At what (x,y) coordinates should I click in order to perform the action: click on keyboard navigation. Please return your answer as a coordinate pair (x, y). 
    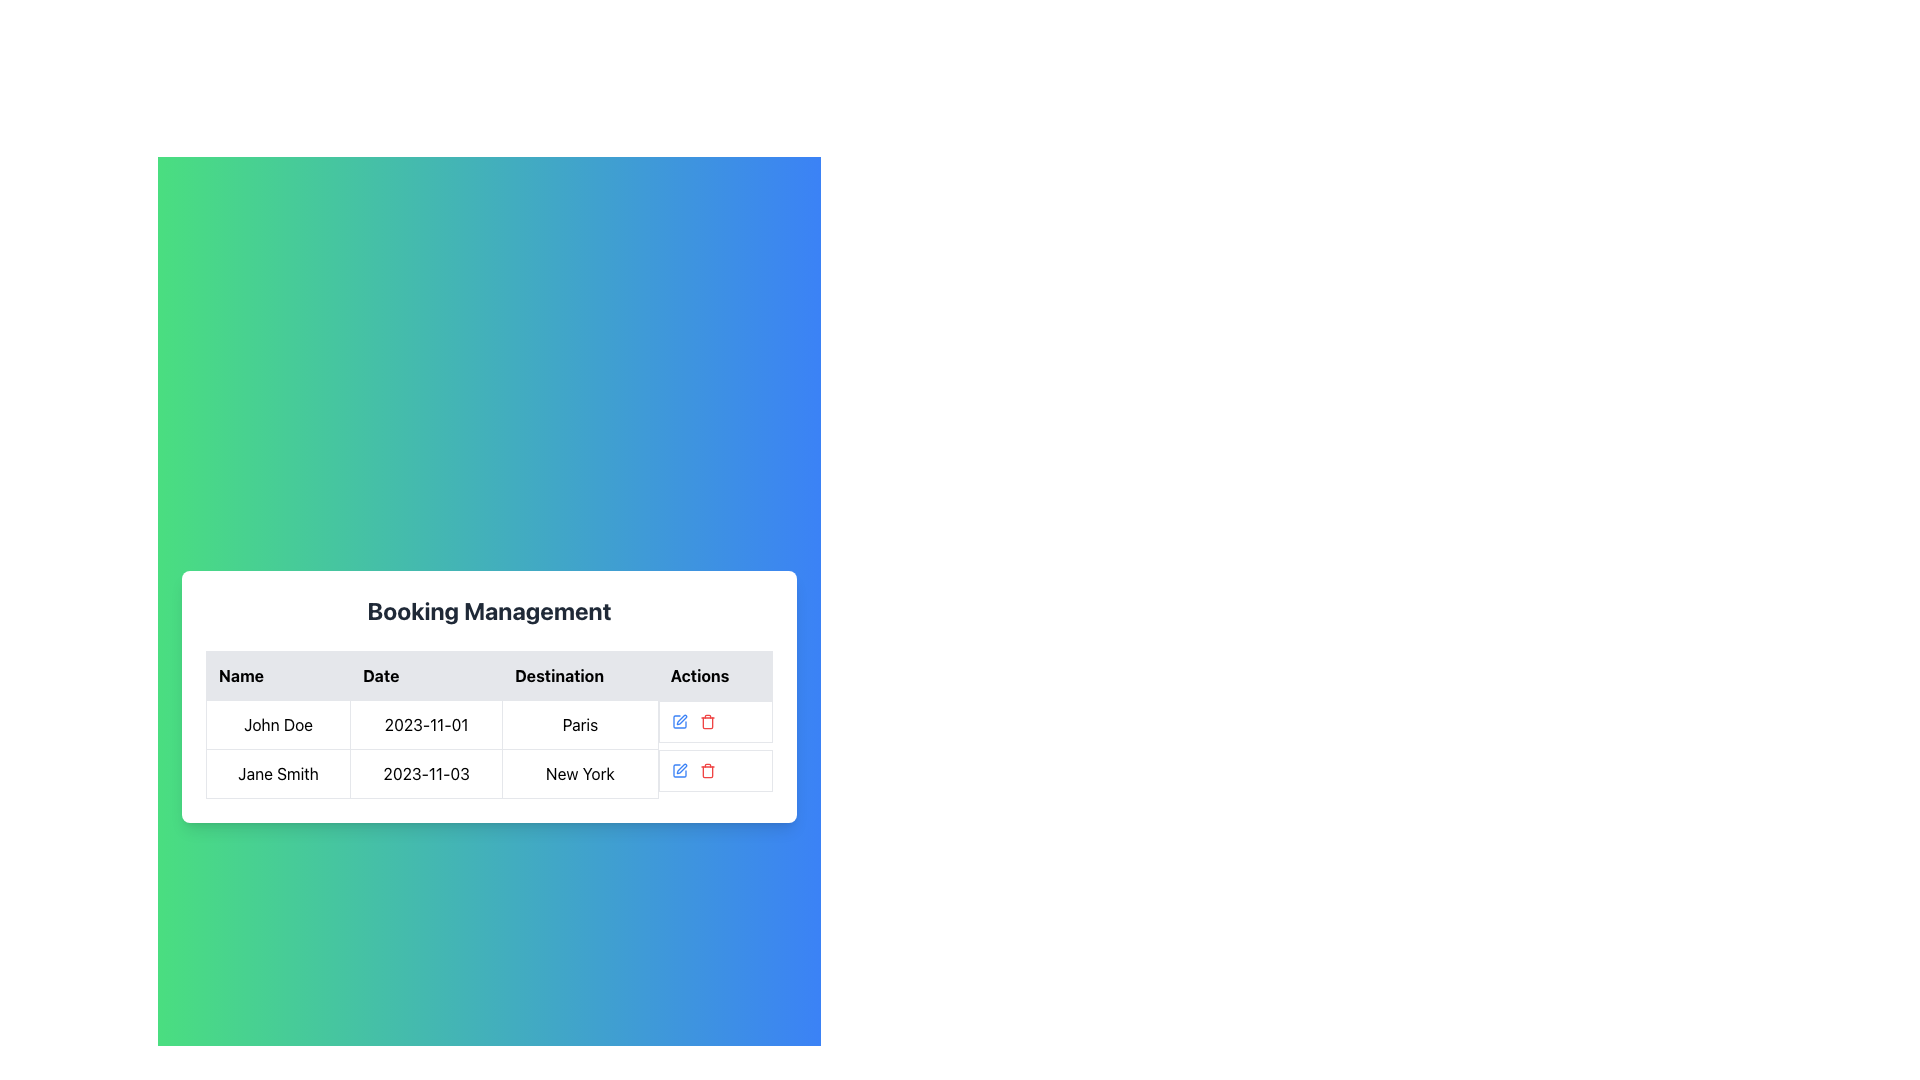
    Looking at the image, I should click on (679, 721).